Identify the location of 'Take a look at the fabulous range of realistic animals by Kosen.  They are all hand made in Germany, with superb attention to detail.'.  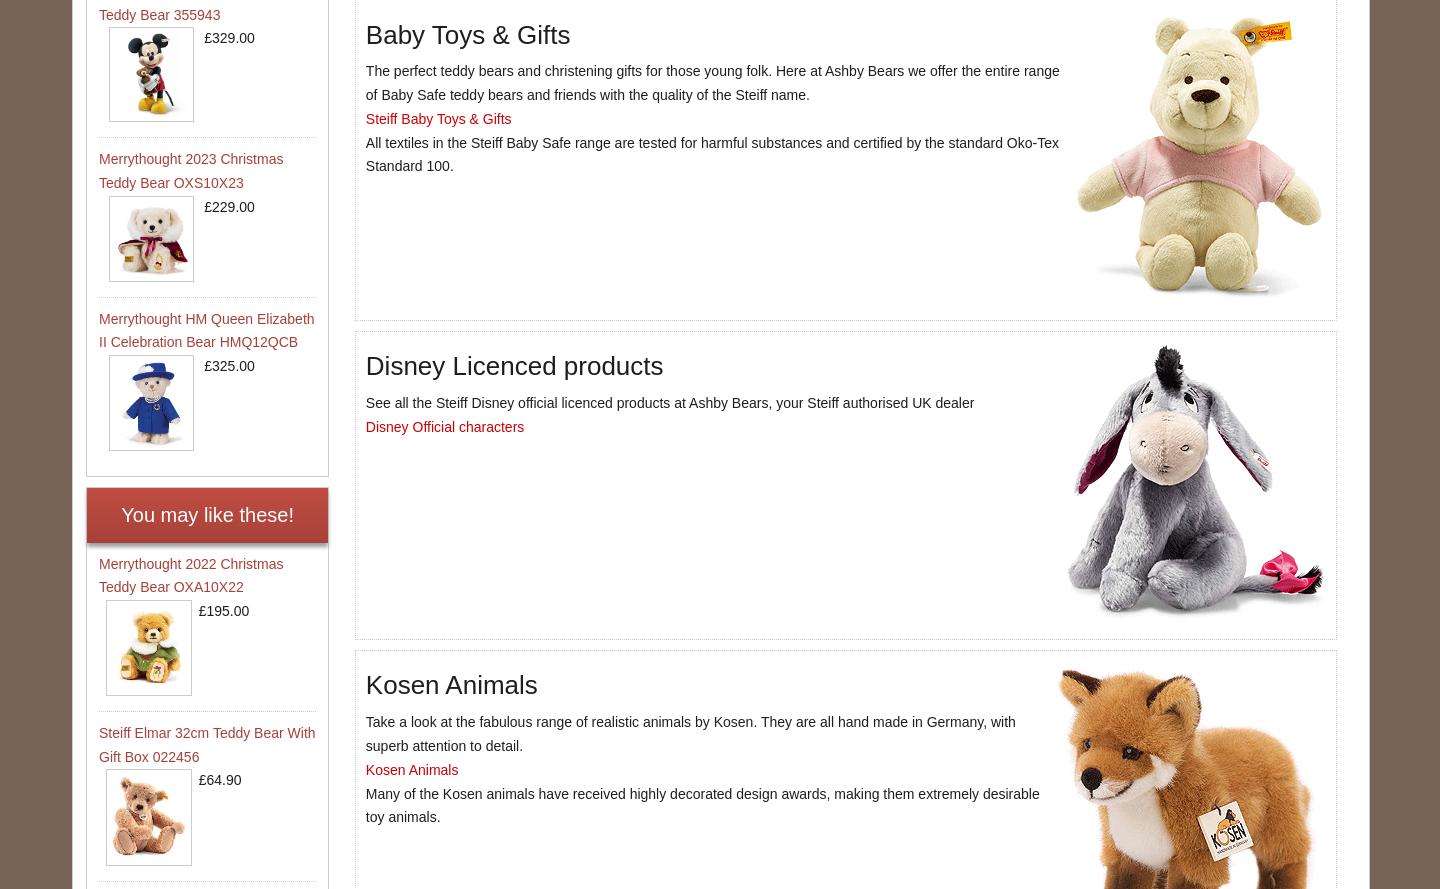
(690, 732).